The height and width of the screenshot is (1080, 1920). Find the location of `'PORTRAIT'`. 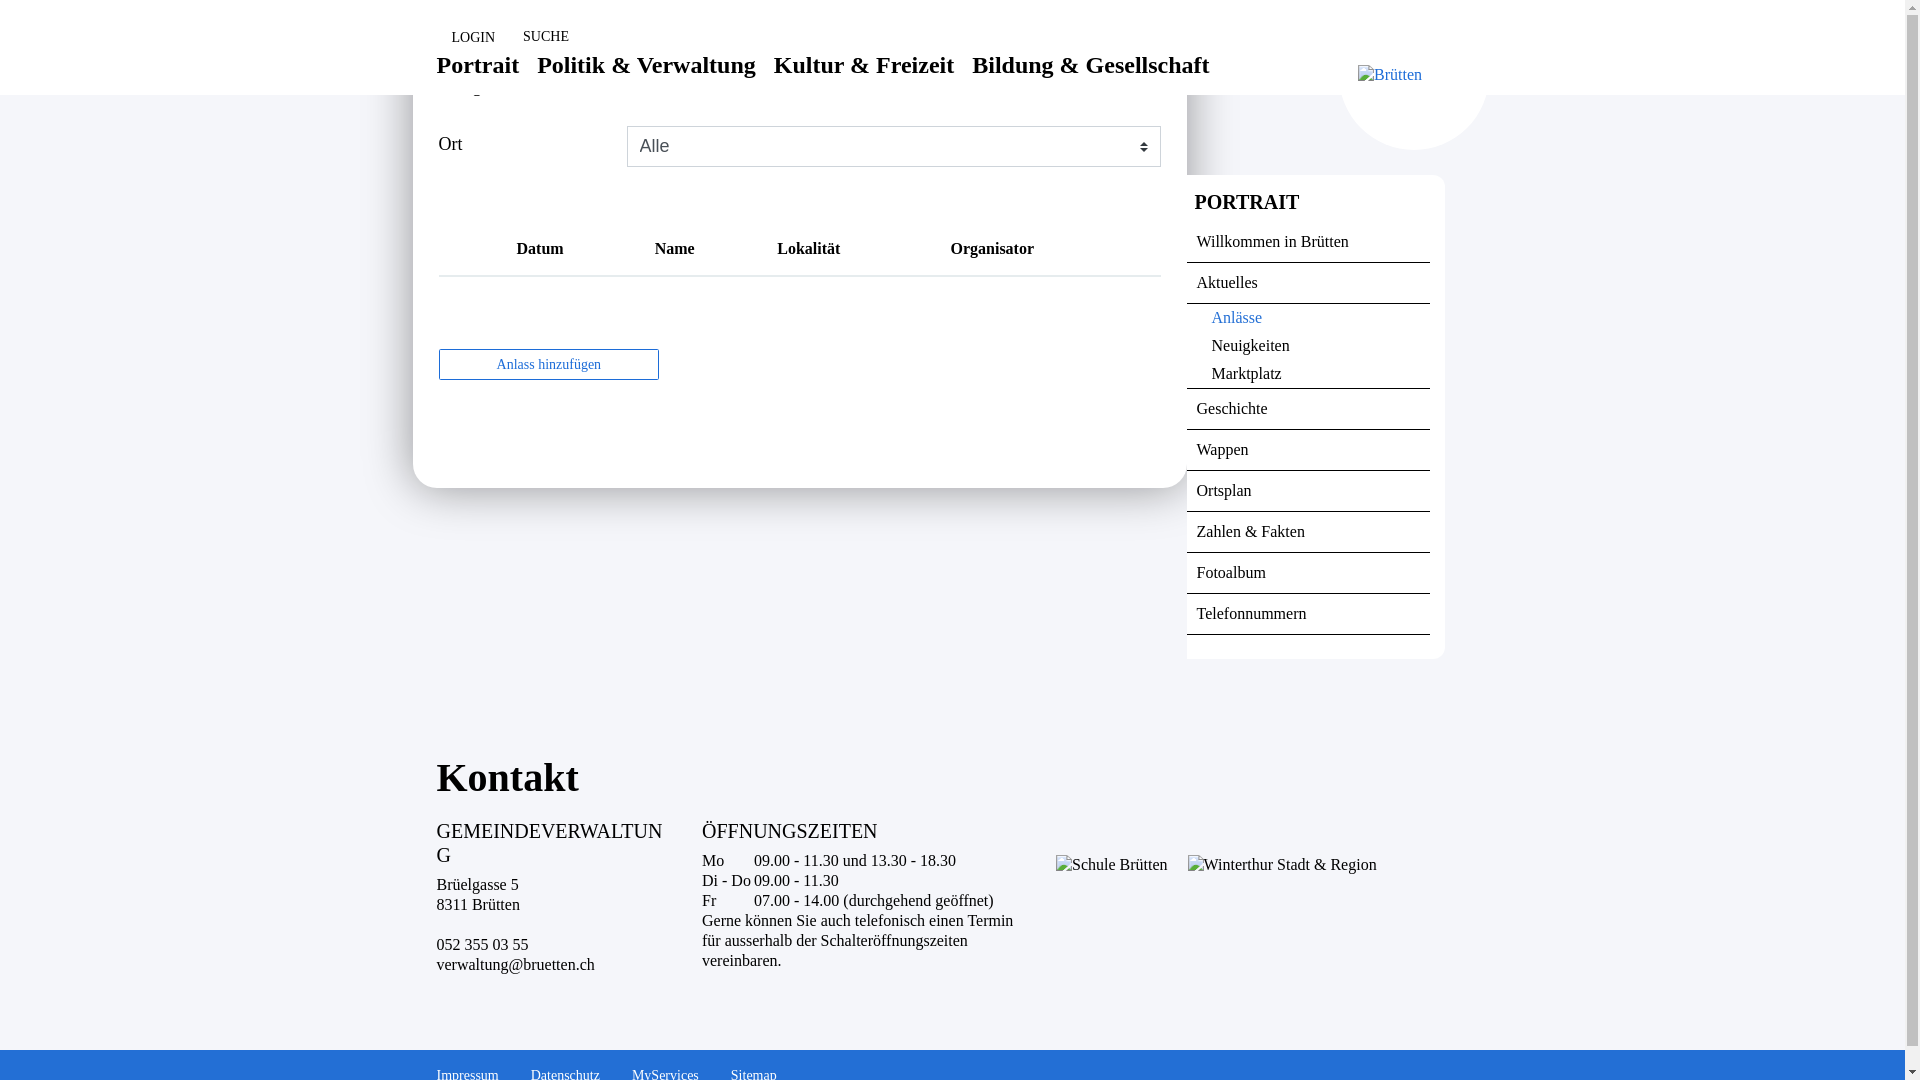

'PORTRAIT' is located at coordinates (1307, 205).